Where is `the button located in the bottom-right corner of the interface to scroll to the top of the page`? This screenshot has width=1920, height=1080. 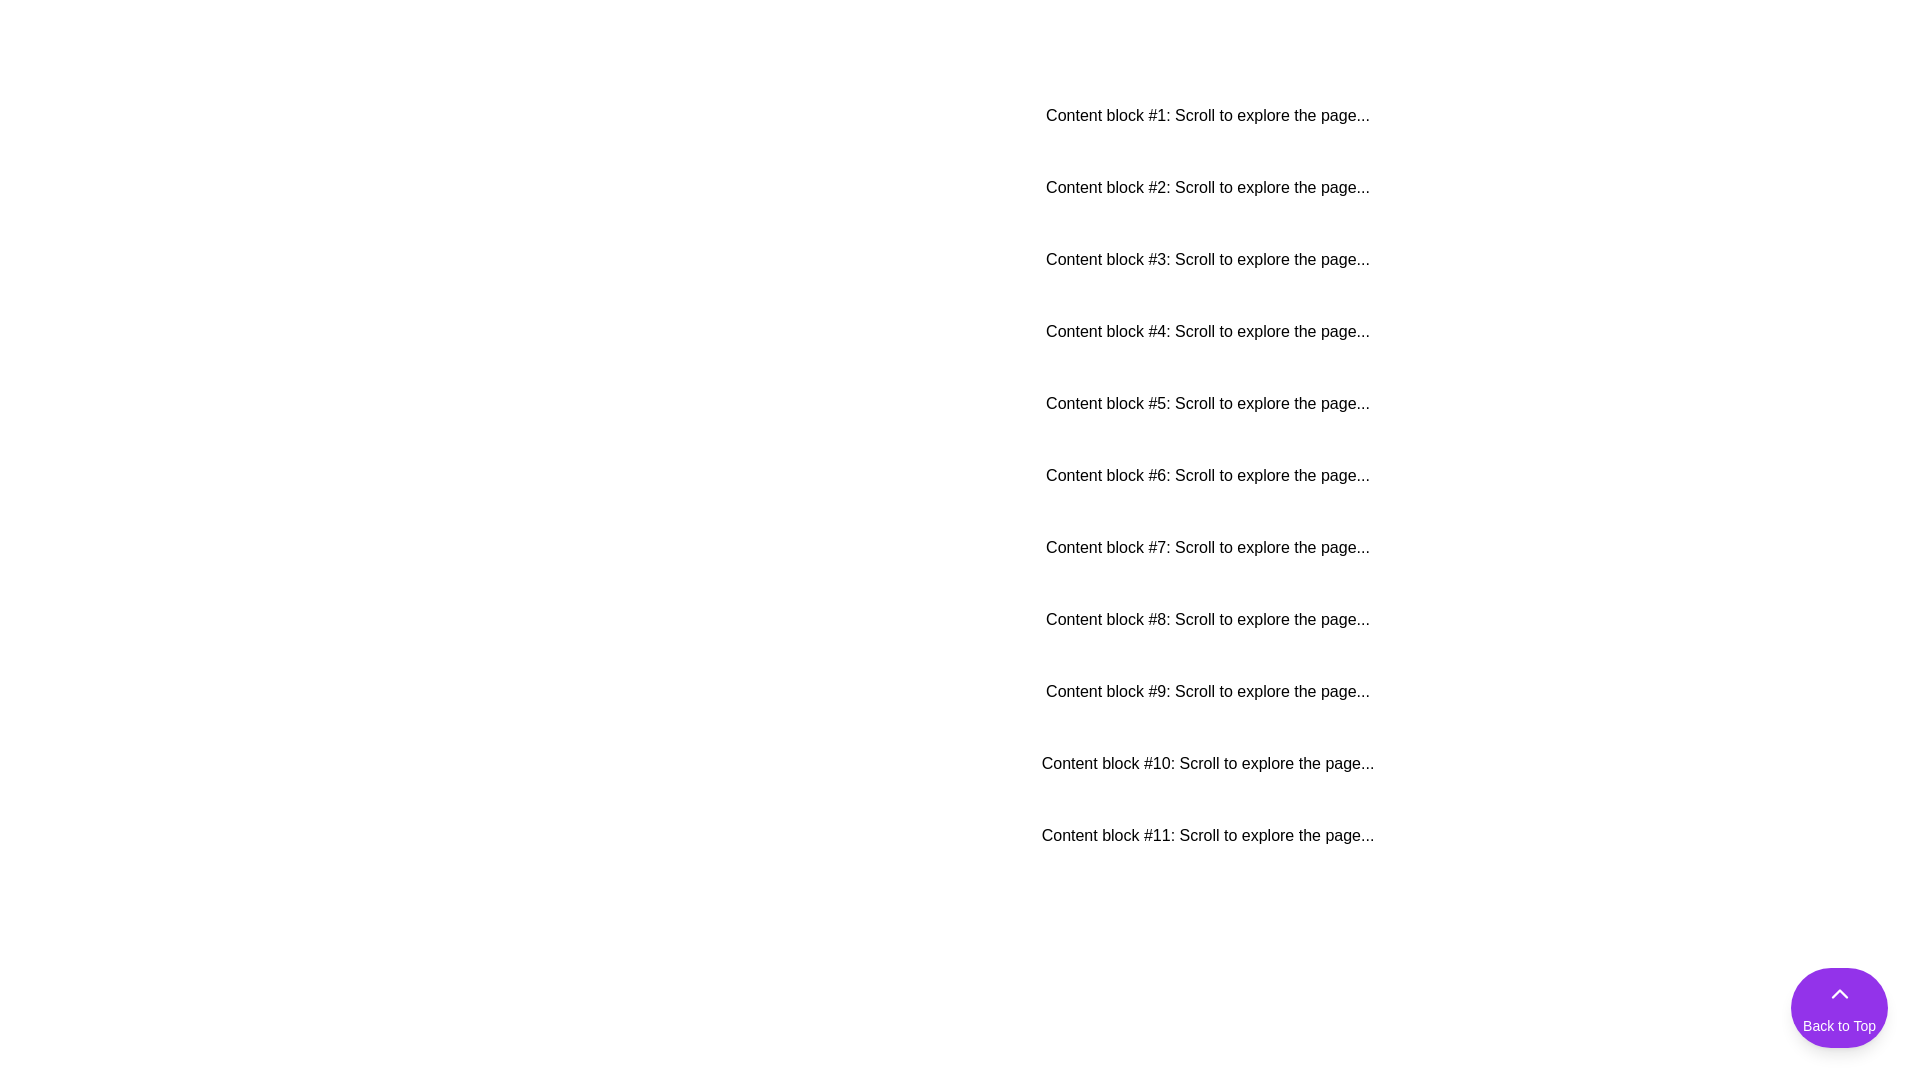 the button located in the bottom-right corner of the interface to scroll to the top of the page is located at coordinates (1839, 1007).